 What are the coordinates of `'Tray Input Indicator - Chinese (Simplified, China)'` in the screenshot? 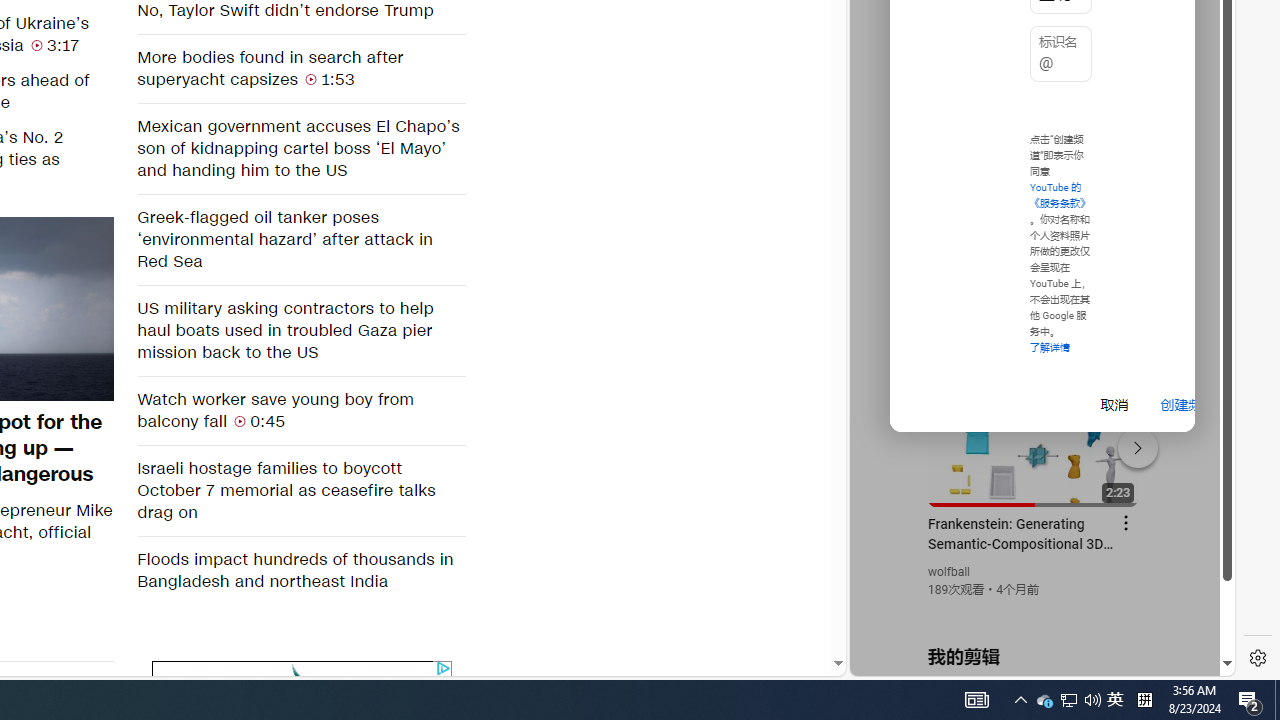 It's located at (1144, 698).